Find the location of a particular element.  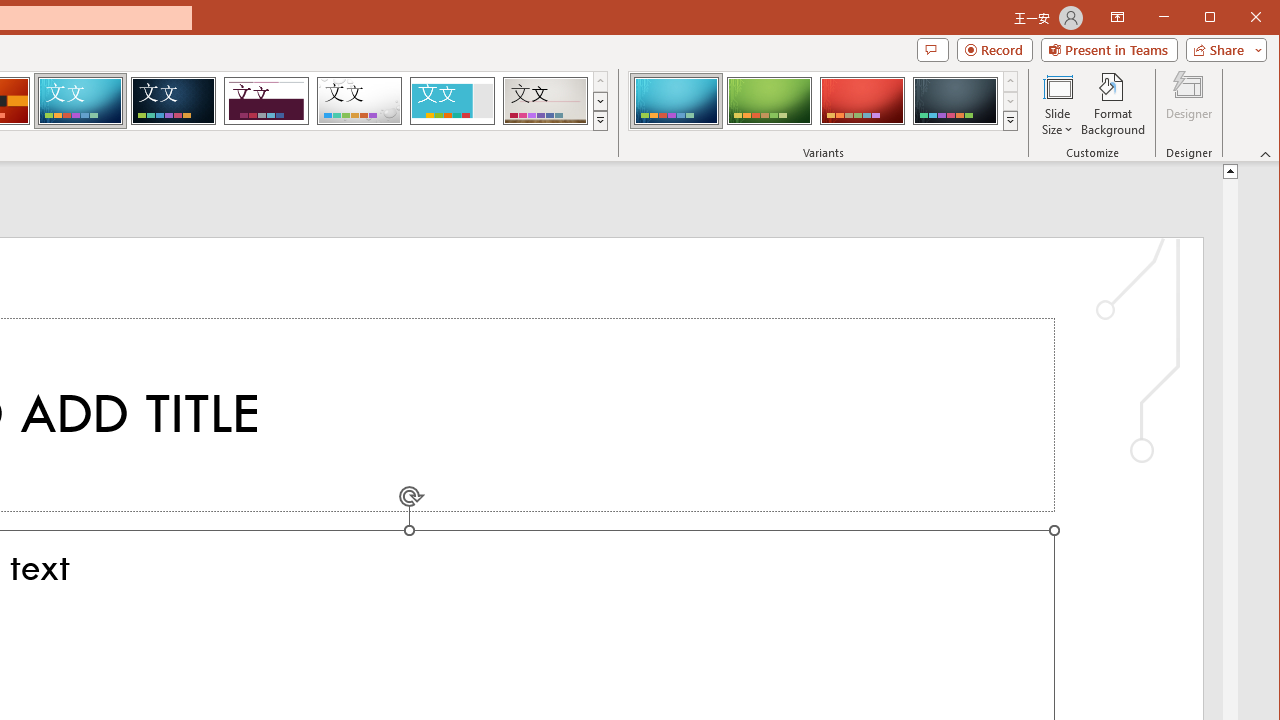

'Circuit Variant 3' is located at coordinates (862, 100).